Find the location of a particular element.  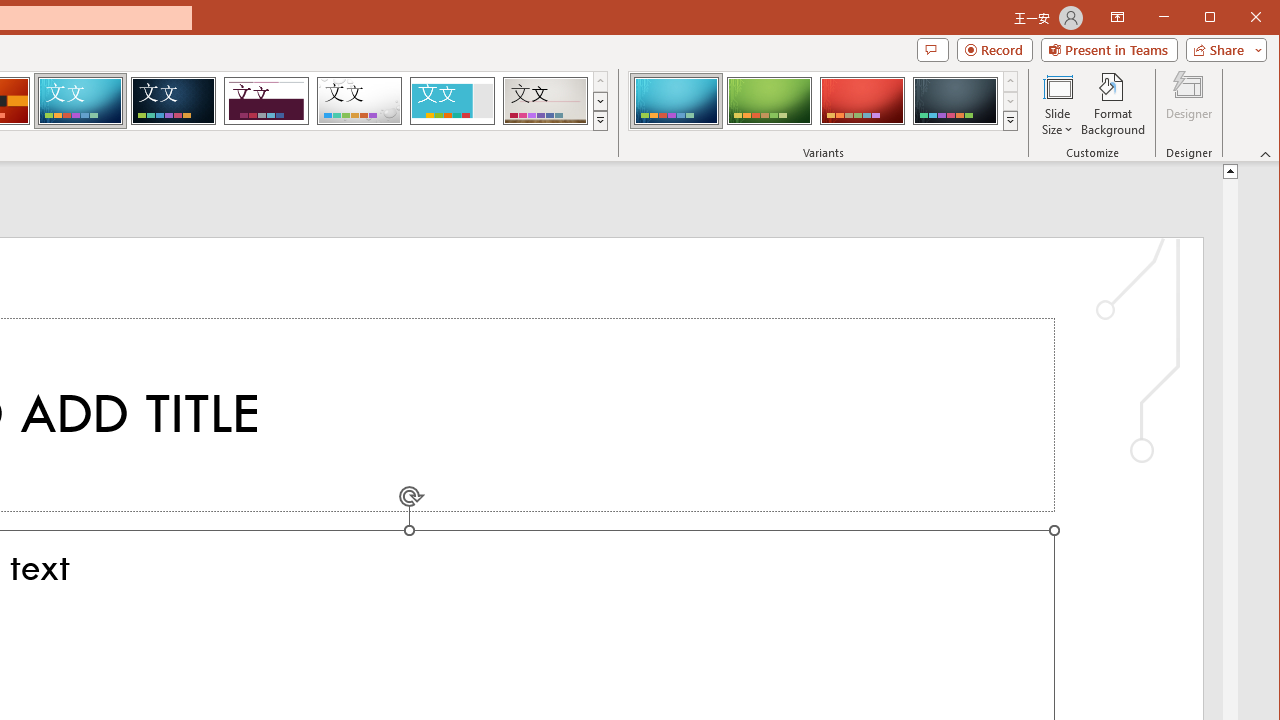

'Circuit Variant 3' is located at coordinates (862, 100).